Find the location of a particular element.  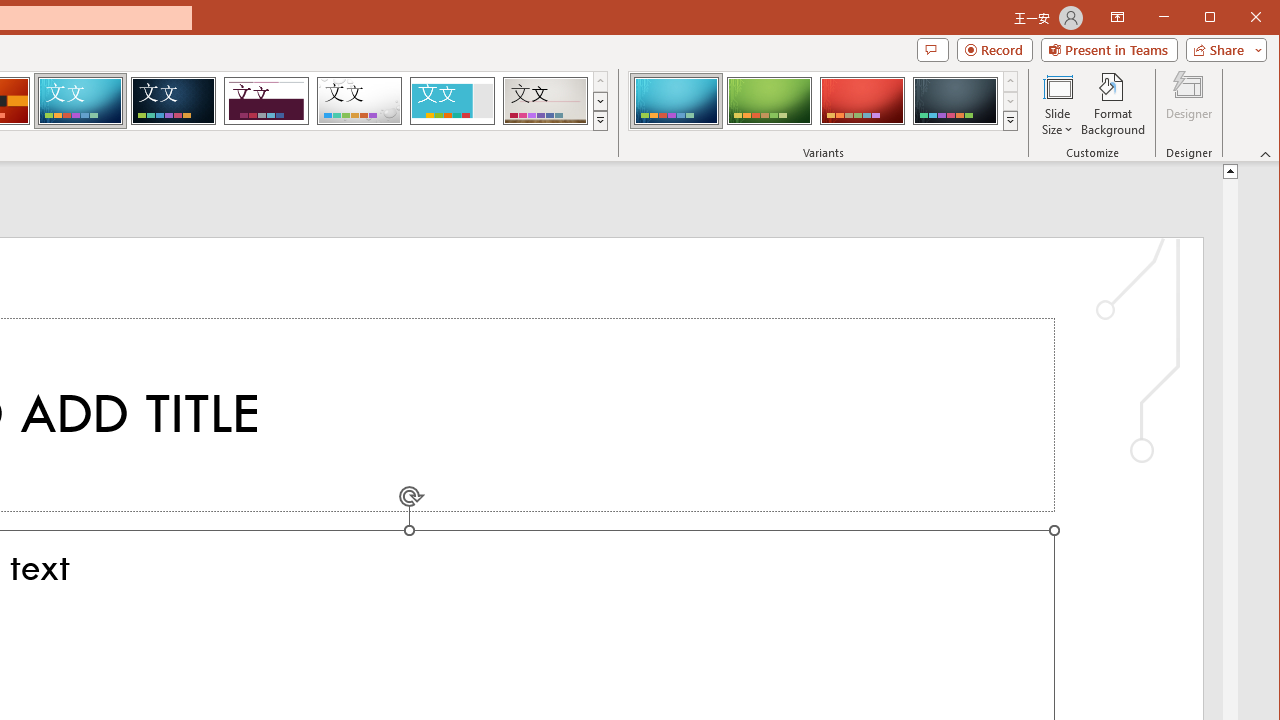

'Circuit Variant 3' is located at coordinates (862, 100).